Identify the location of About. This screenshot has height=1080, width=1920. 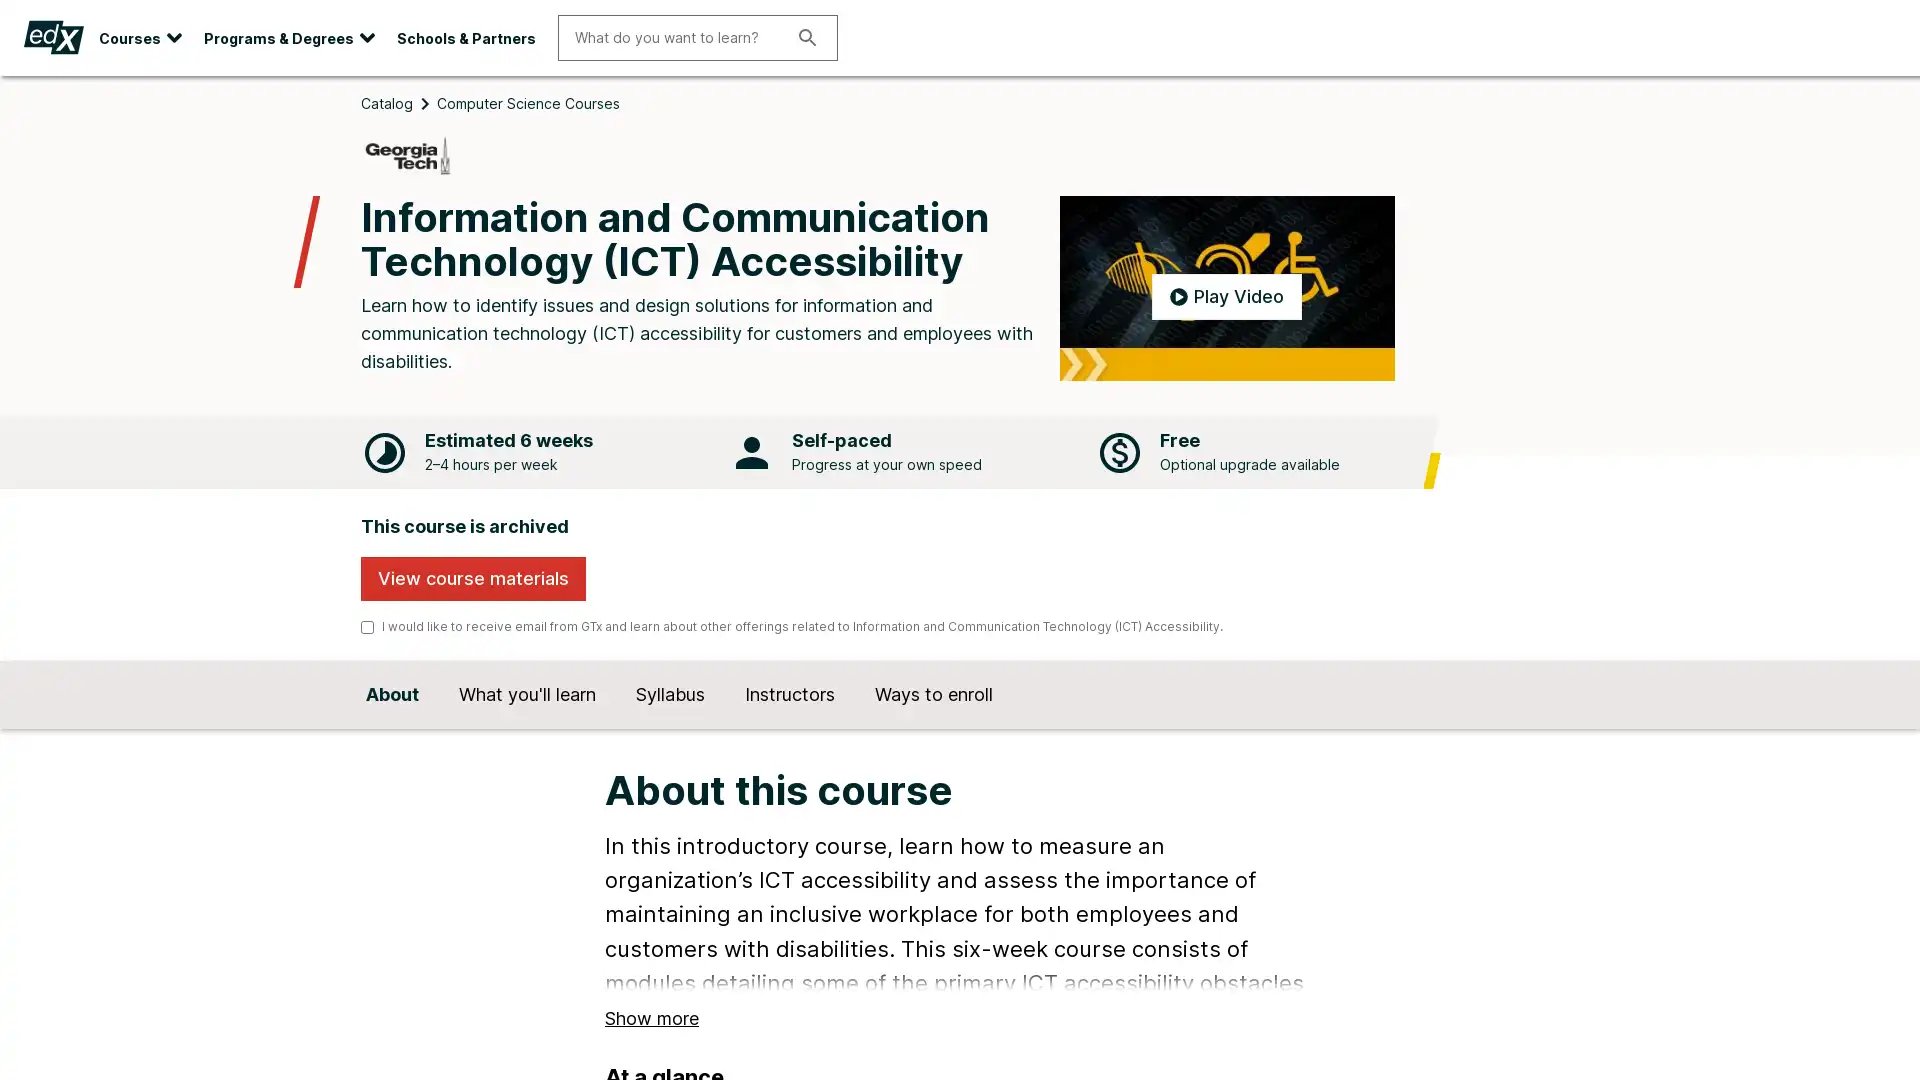
(392, 728).